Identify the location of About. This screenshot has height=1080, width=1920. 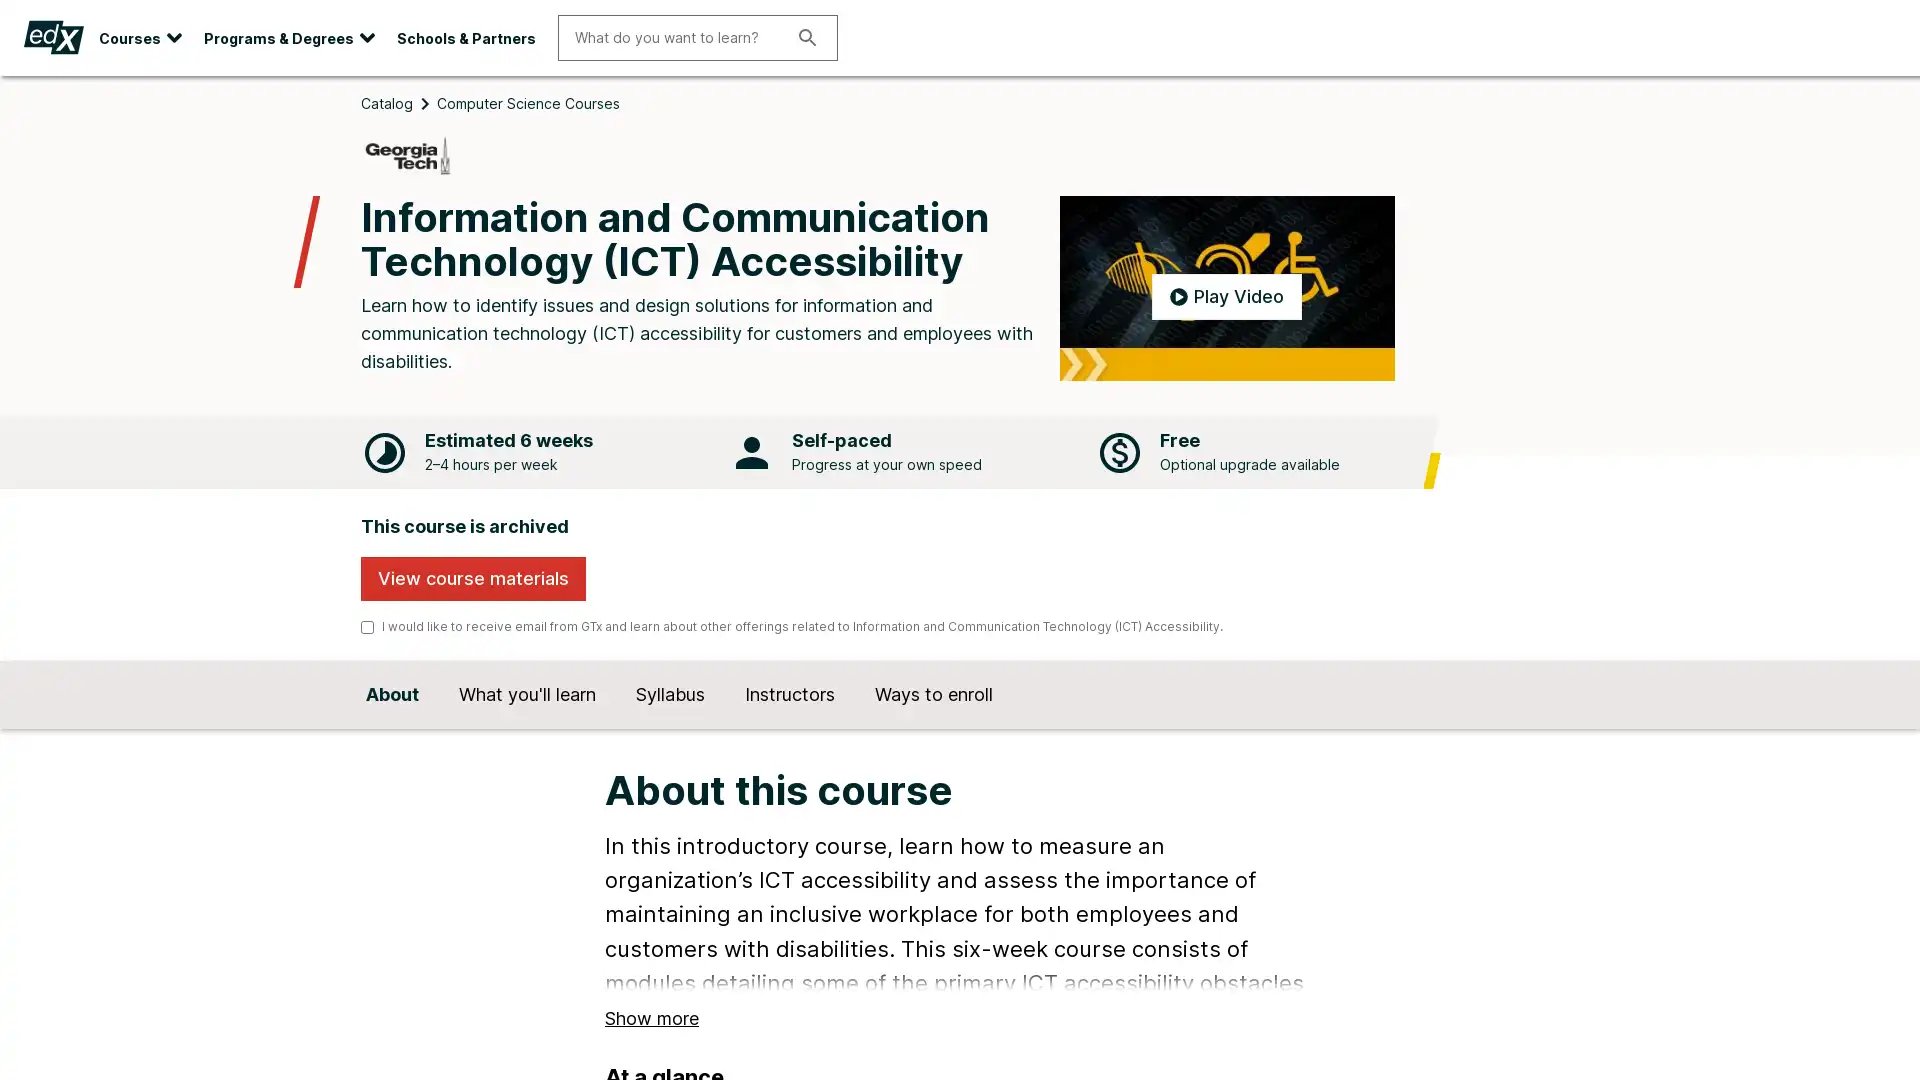
(392, 728).